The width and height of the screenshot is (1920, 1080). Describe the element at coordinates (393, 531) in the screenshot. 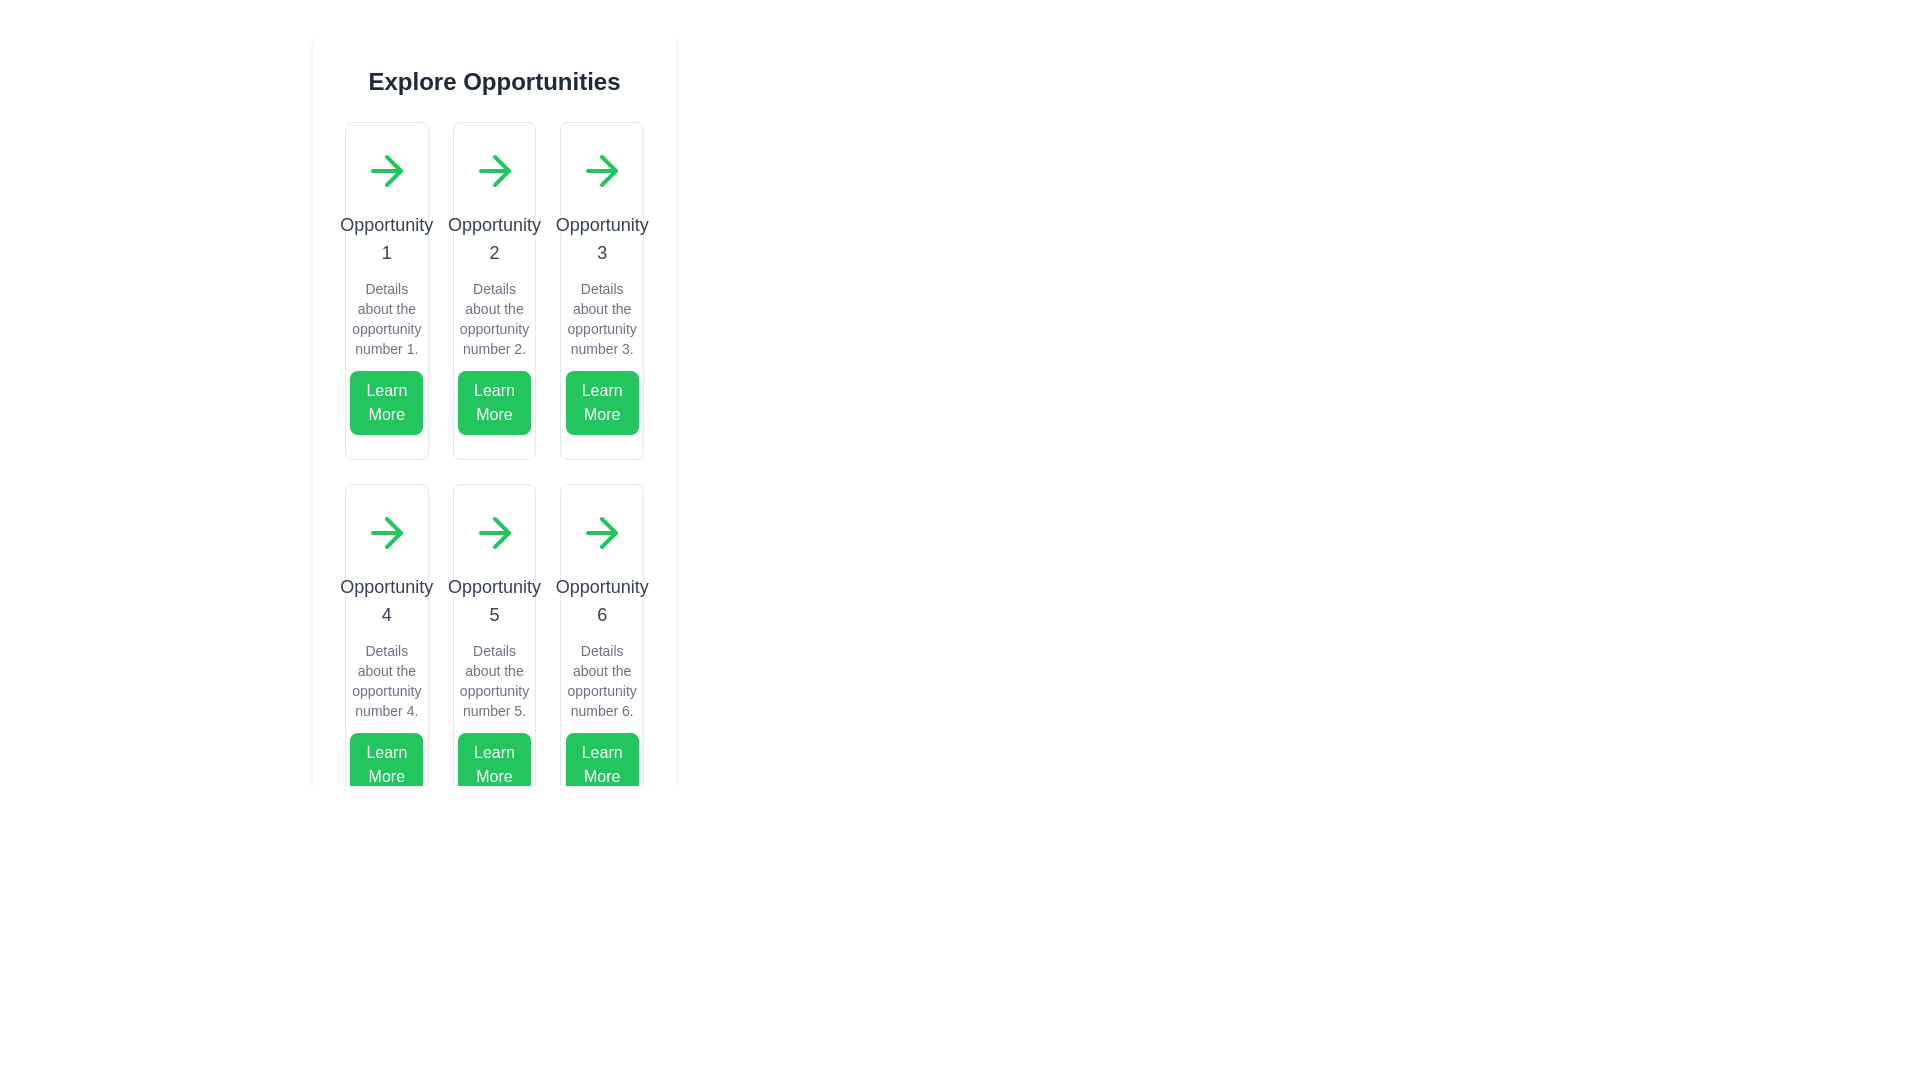

I see `the navigation icon related to the Opportunity 4 option, which is located in the second row, first column of the icon set` at that location.